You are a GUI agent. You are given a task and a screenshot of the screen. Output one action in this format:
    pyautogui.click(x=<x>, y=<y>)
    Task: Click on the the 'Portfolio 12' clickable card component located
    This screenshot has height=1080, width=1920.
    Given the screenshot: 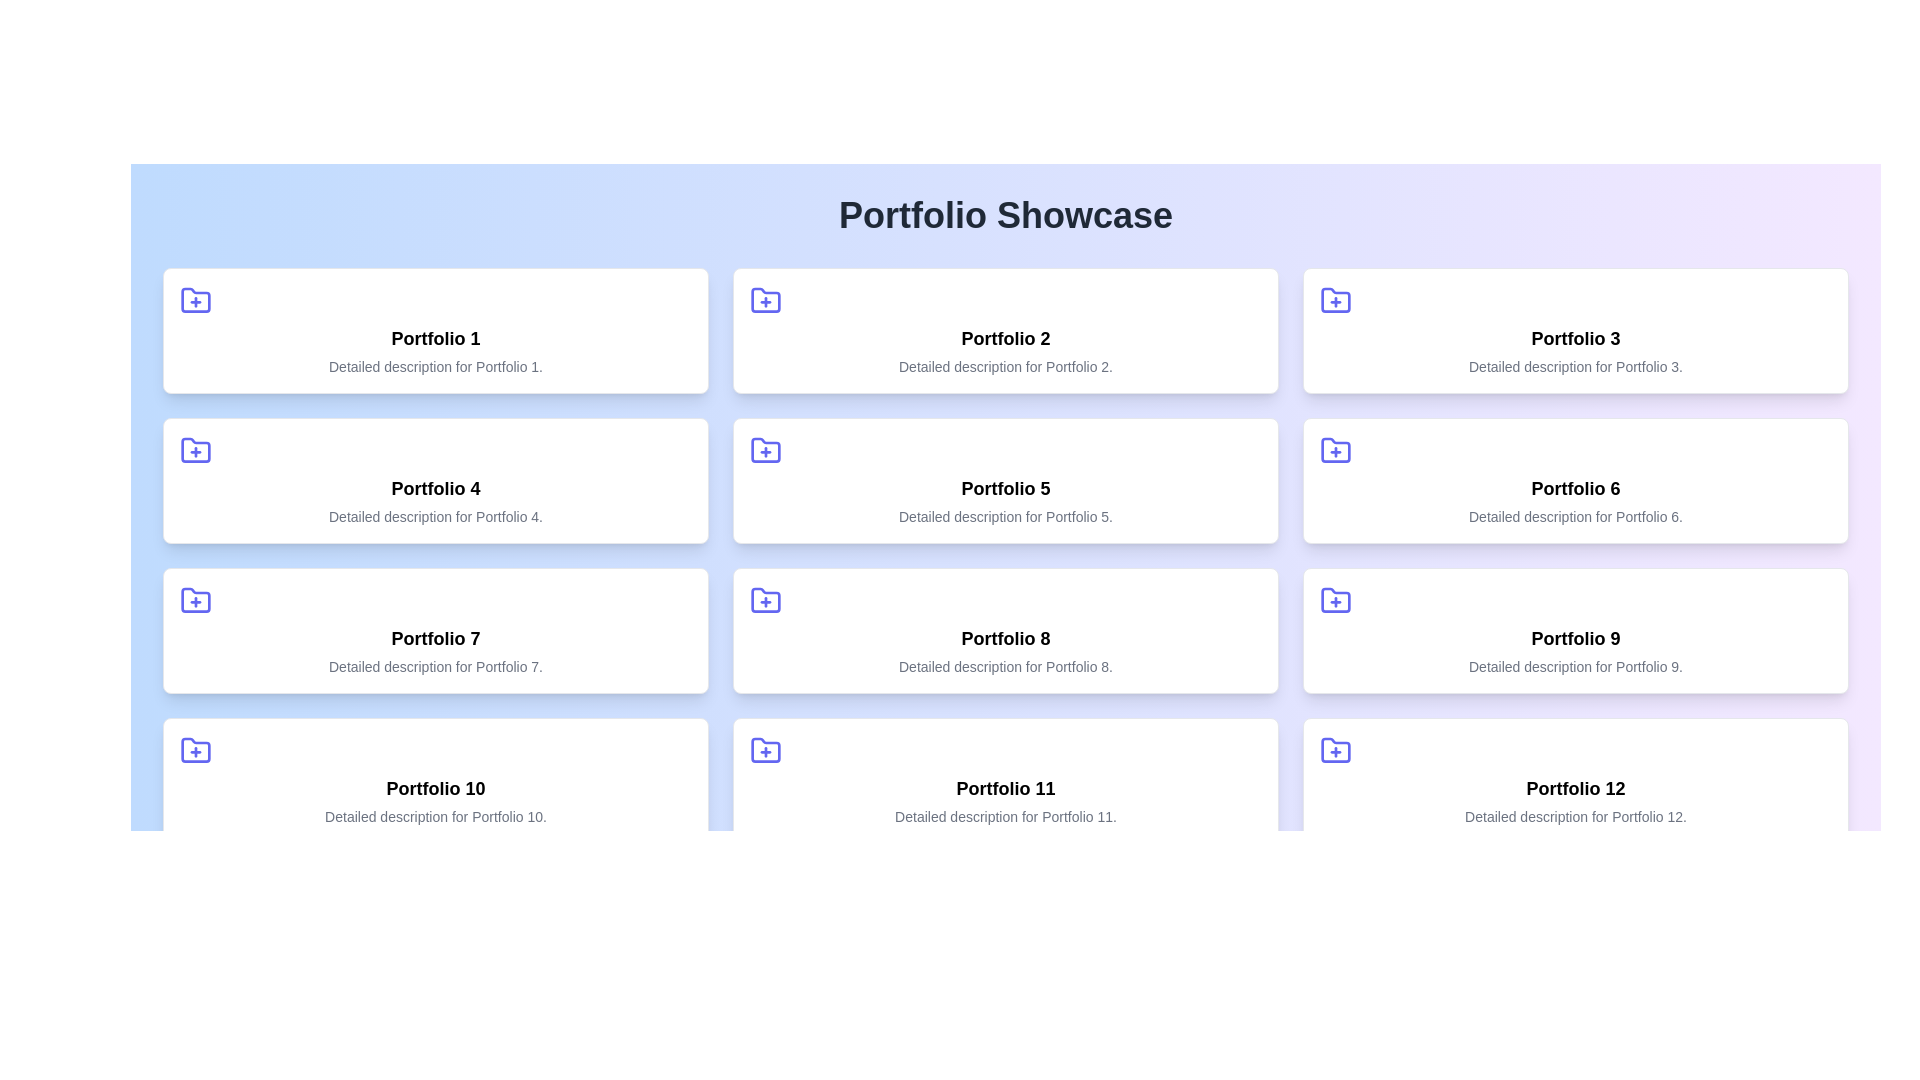 What is the action you would take?
    pyautogui.click(x=1574, y=779)
    